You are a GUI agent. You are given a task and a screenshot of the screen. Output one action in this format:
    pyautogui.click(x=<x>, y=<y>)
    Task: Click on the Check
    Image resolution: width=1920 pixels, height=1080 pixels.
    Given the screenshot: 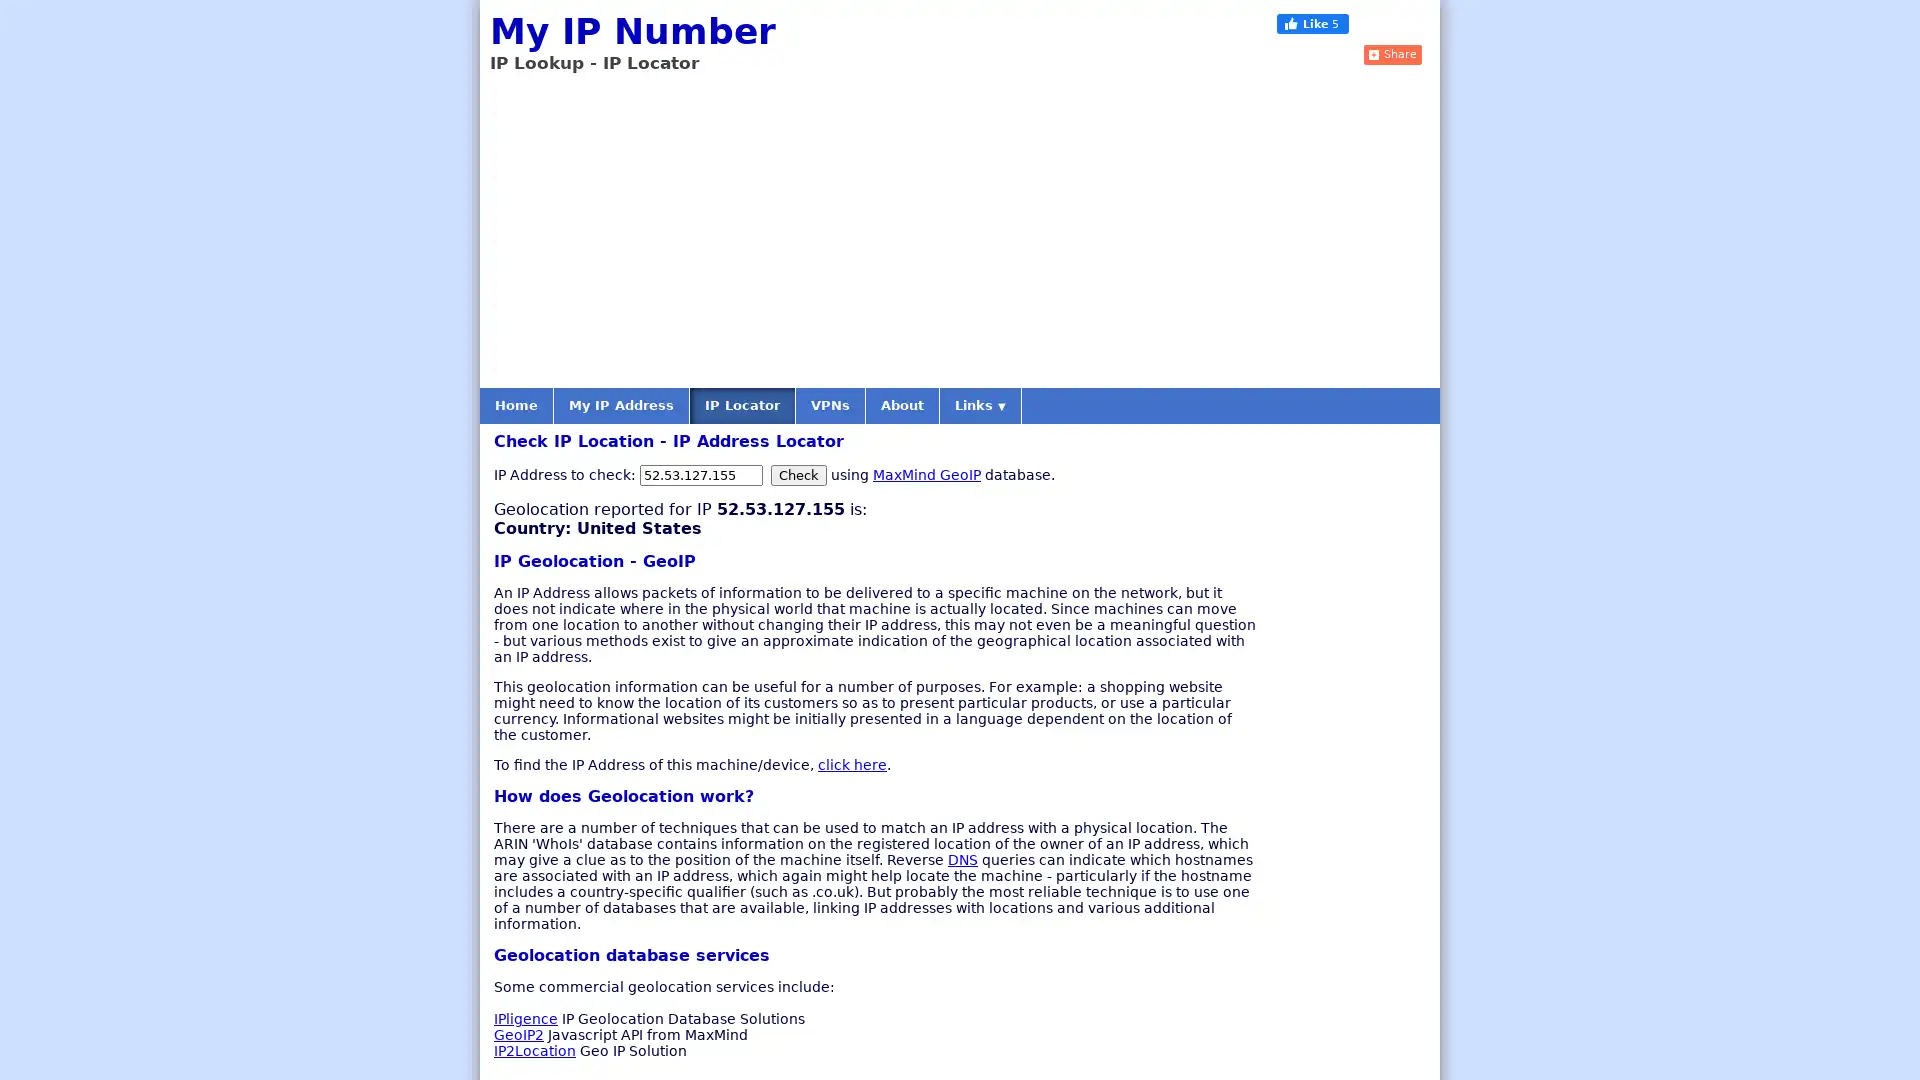 What is the action you would take?
    pyautogui.click(x=797, y=475)
    